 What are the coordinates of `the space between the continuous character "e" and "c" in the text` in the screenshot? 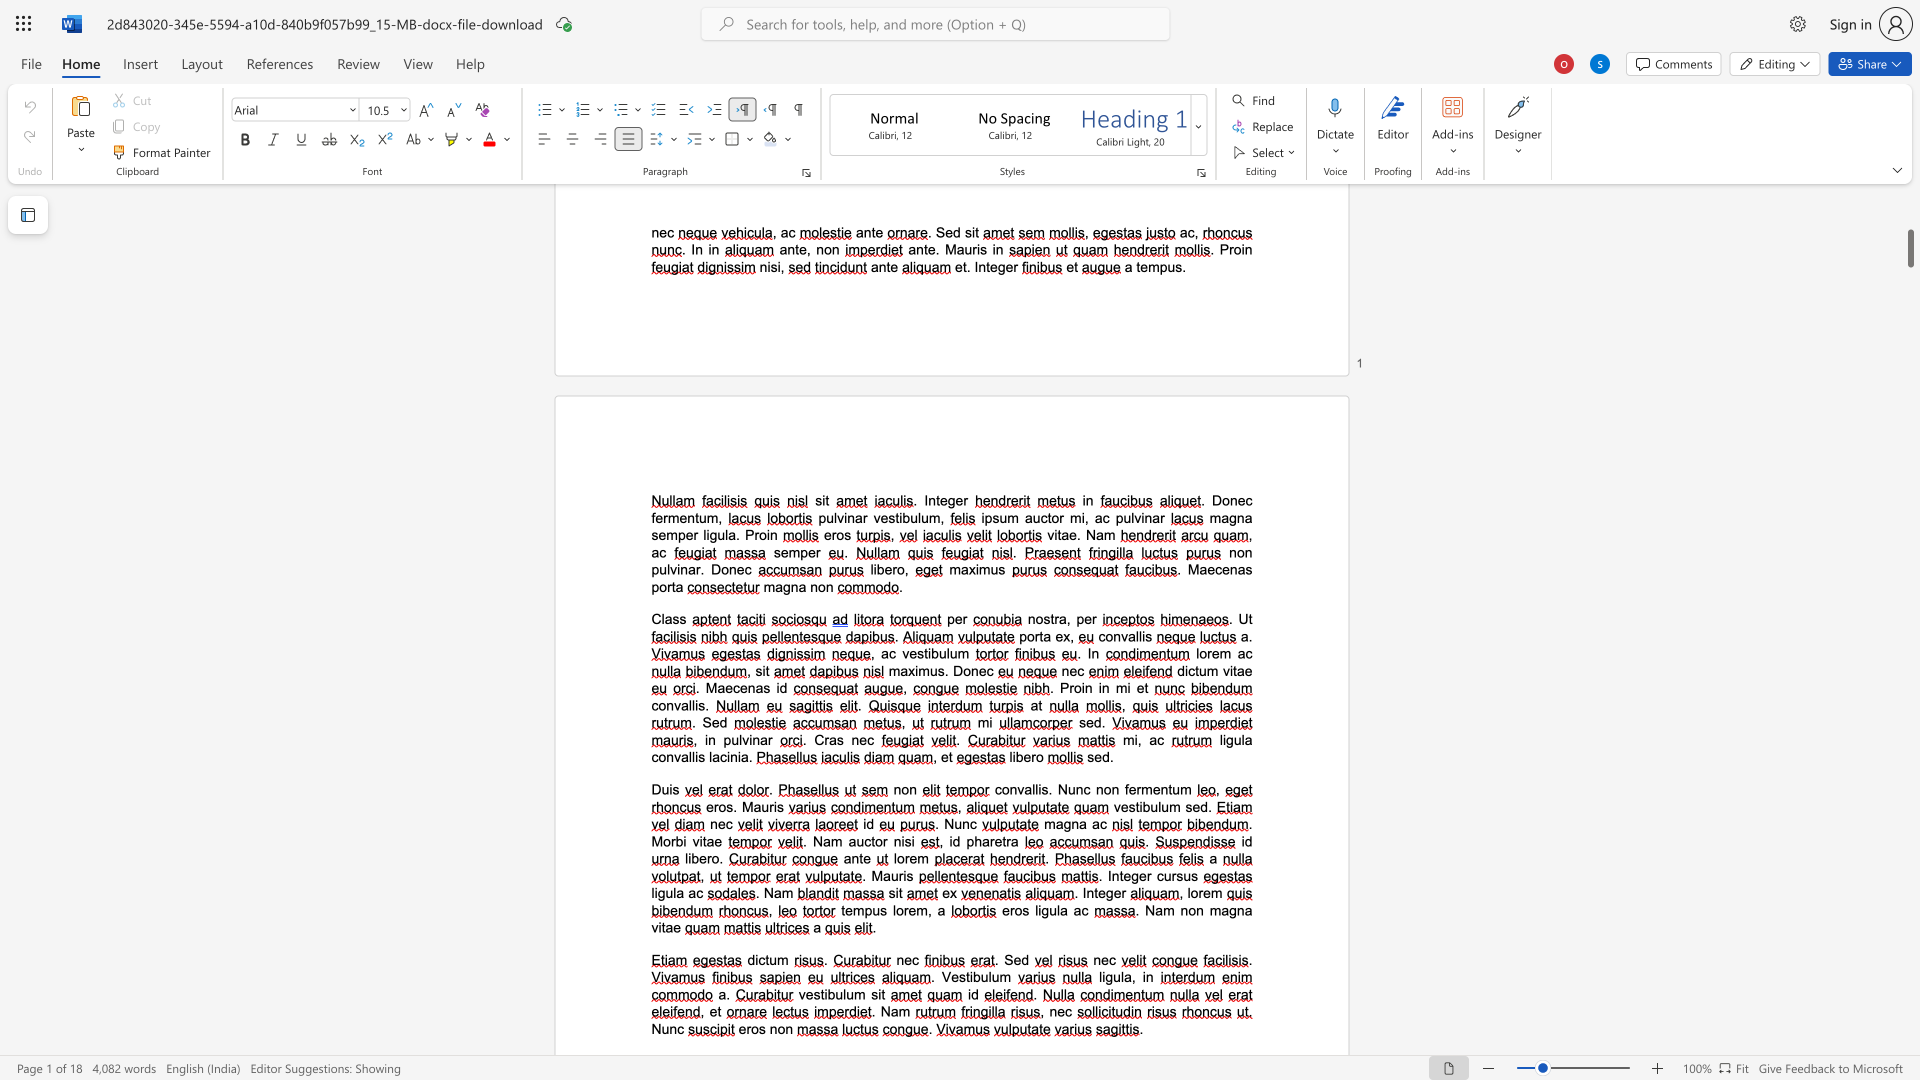 It's located at (866, 740).